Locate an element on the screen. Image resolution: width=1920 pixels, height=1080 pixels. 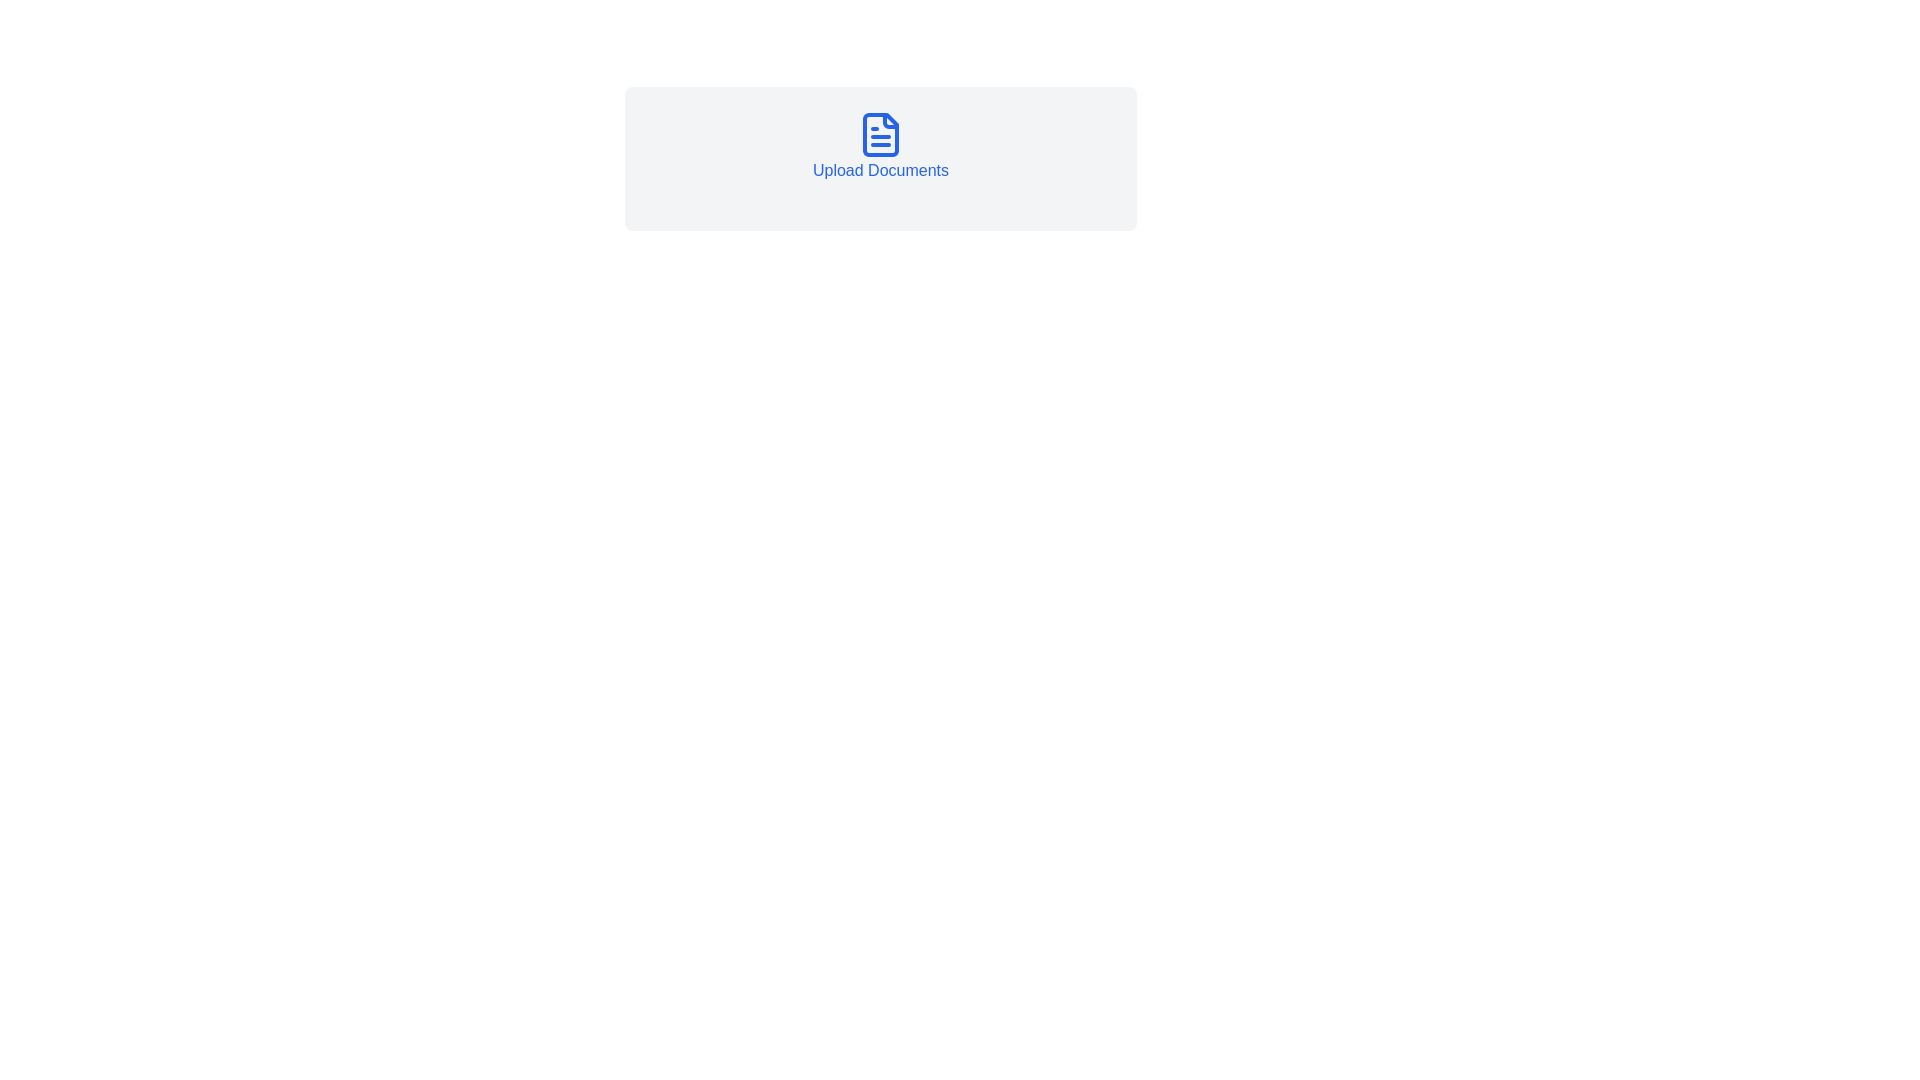
the clickable area containing a blue file icon and the label 'Upload Documents' is located at coordinates (880, 145).